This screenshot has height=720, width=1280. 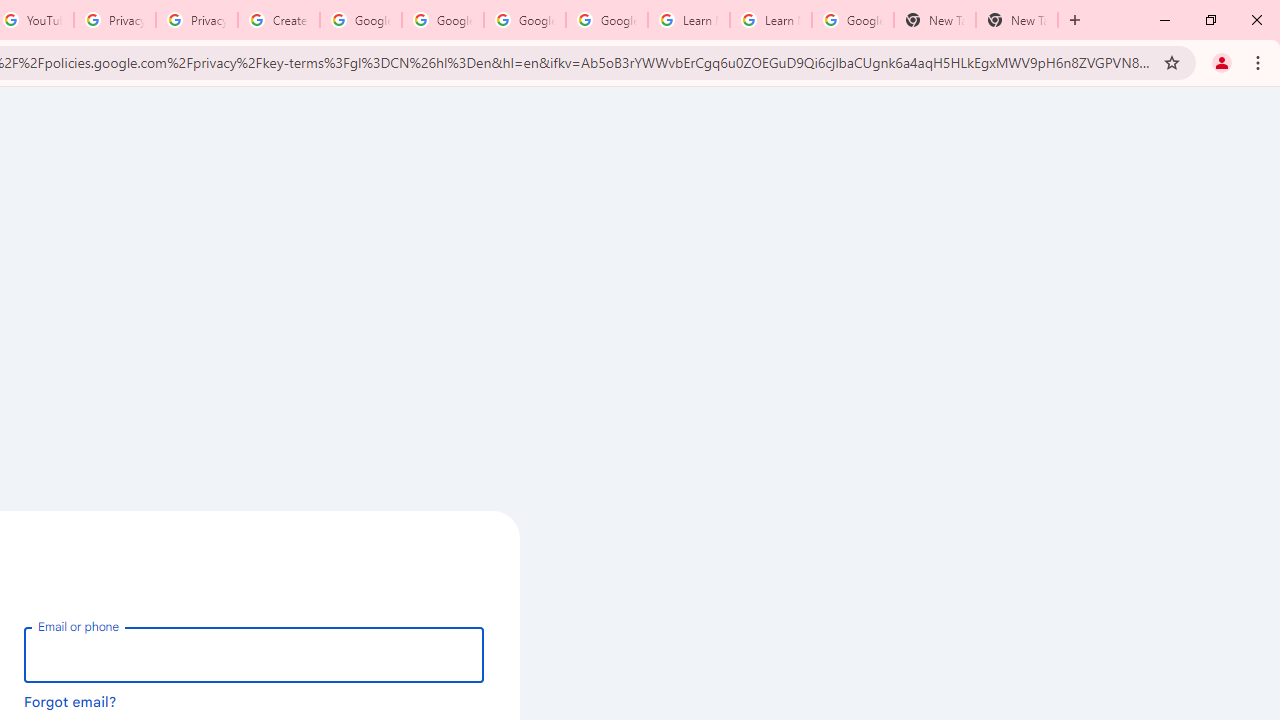 What do you see at coordinates (441, 20) in the screenshot?
I see `'Google Account Help'` at bounding box center [441, 20].